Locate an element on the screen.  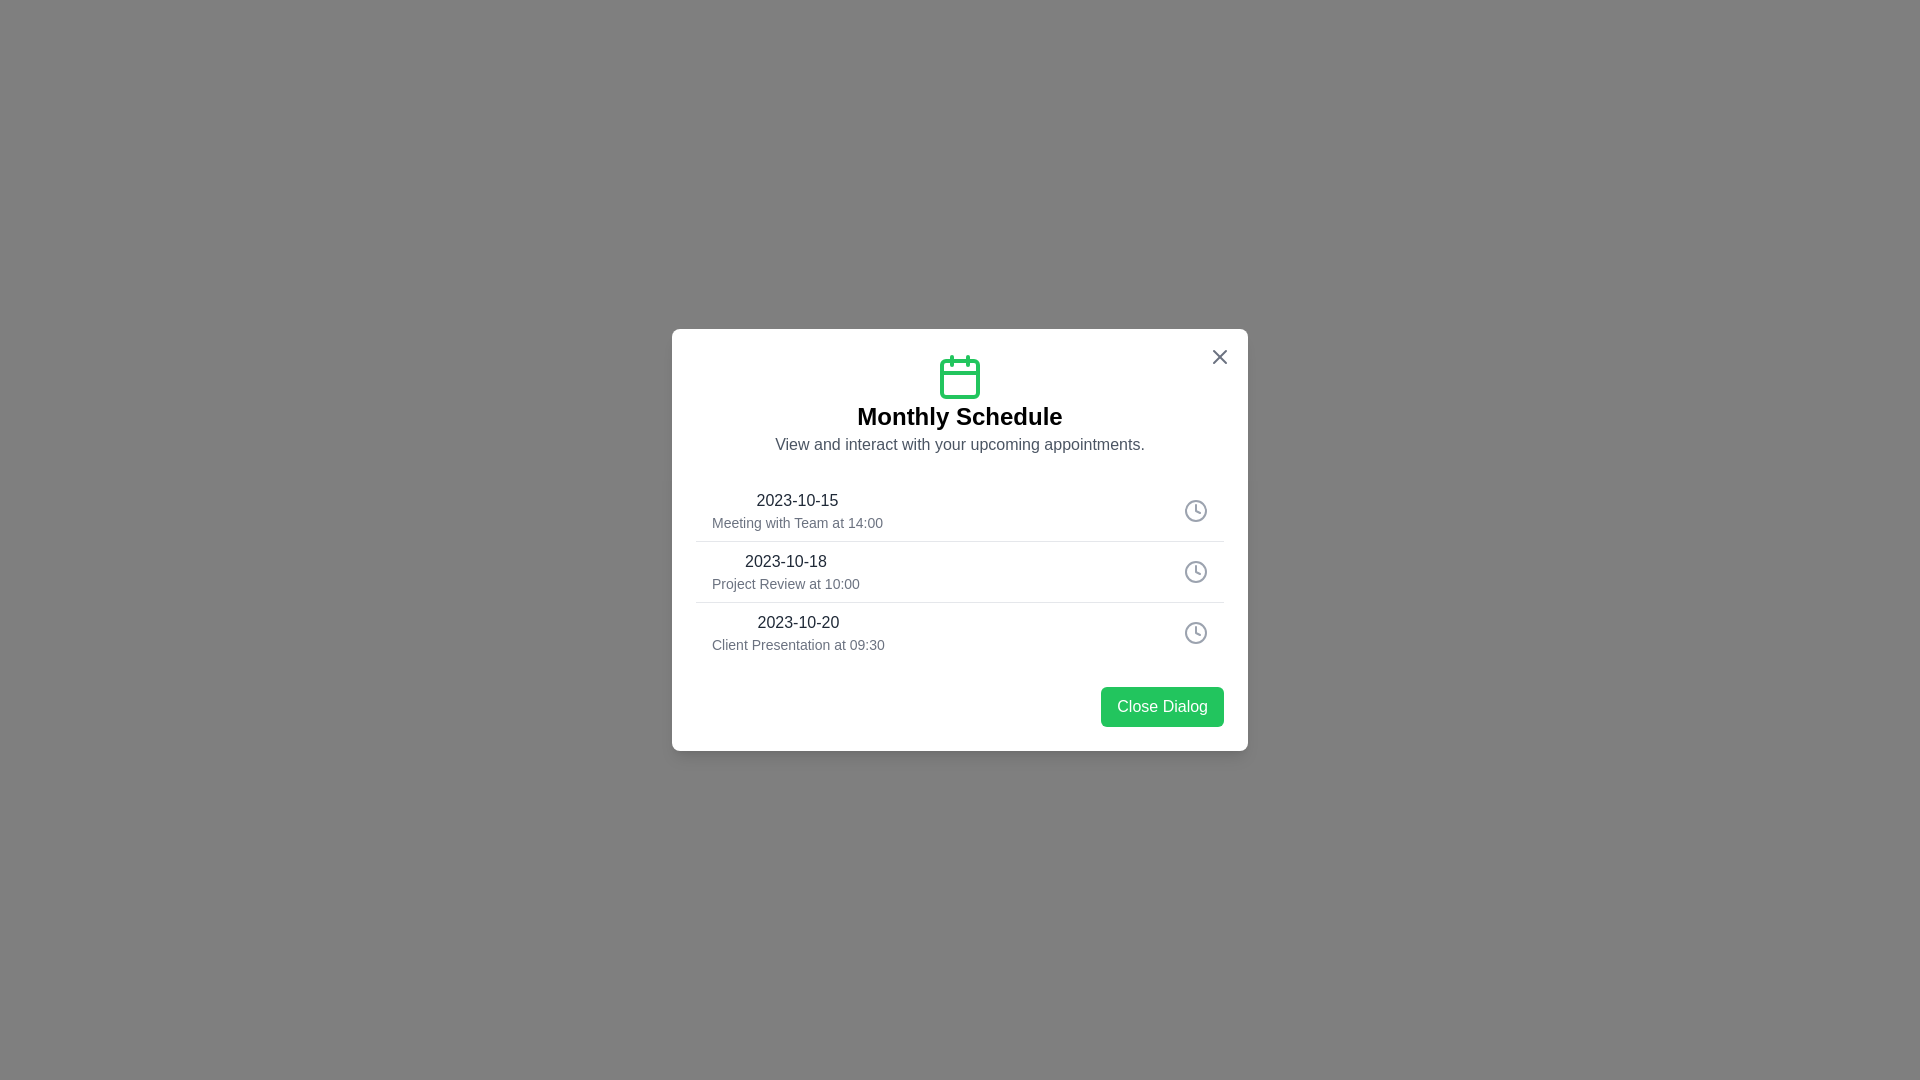
the event corresponding to 2023-10-18 to highlight it is located at coordinates (960, 570).